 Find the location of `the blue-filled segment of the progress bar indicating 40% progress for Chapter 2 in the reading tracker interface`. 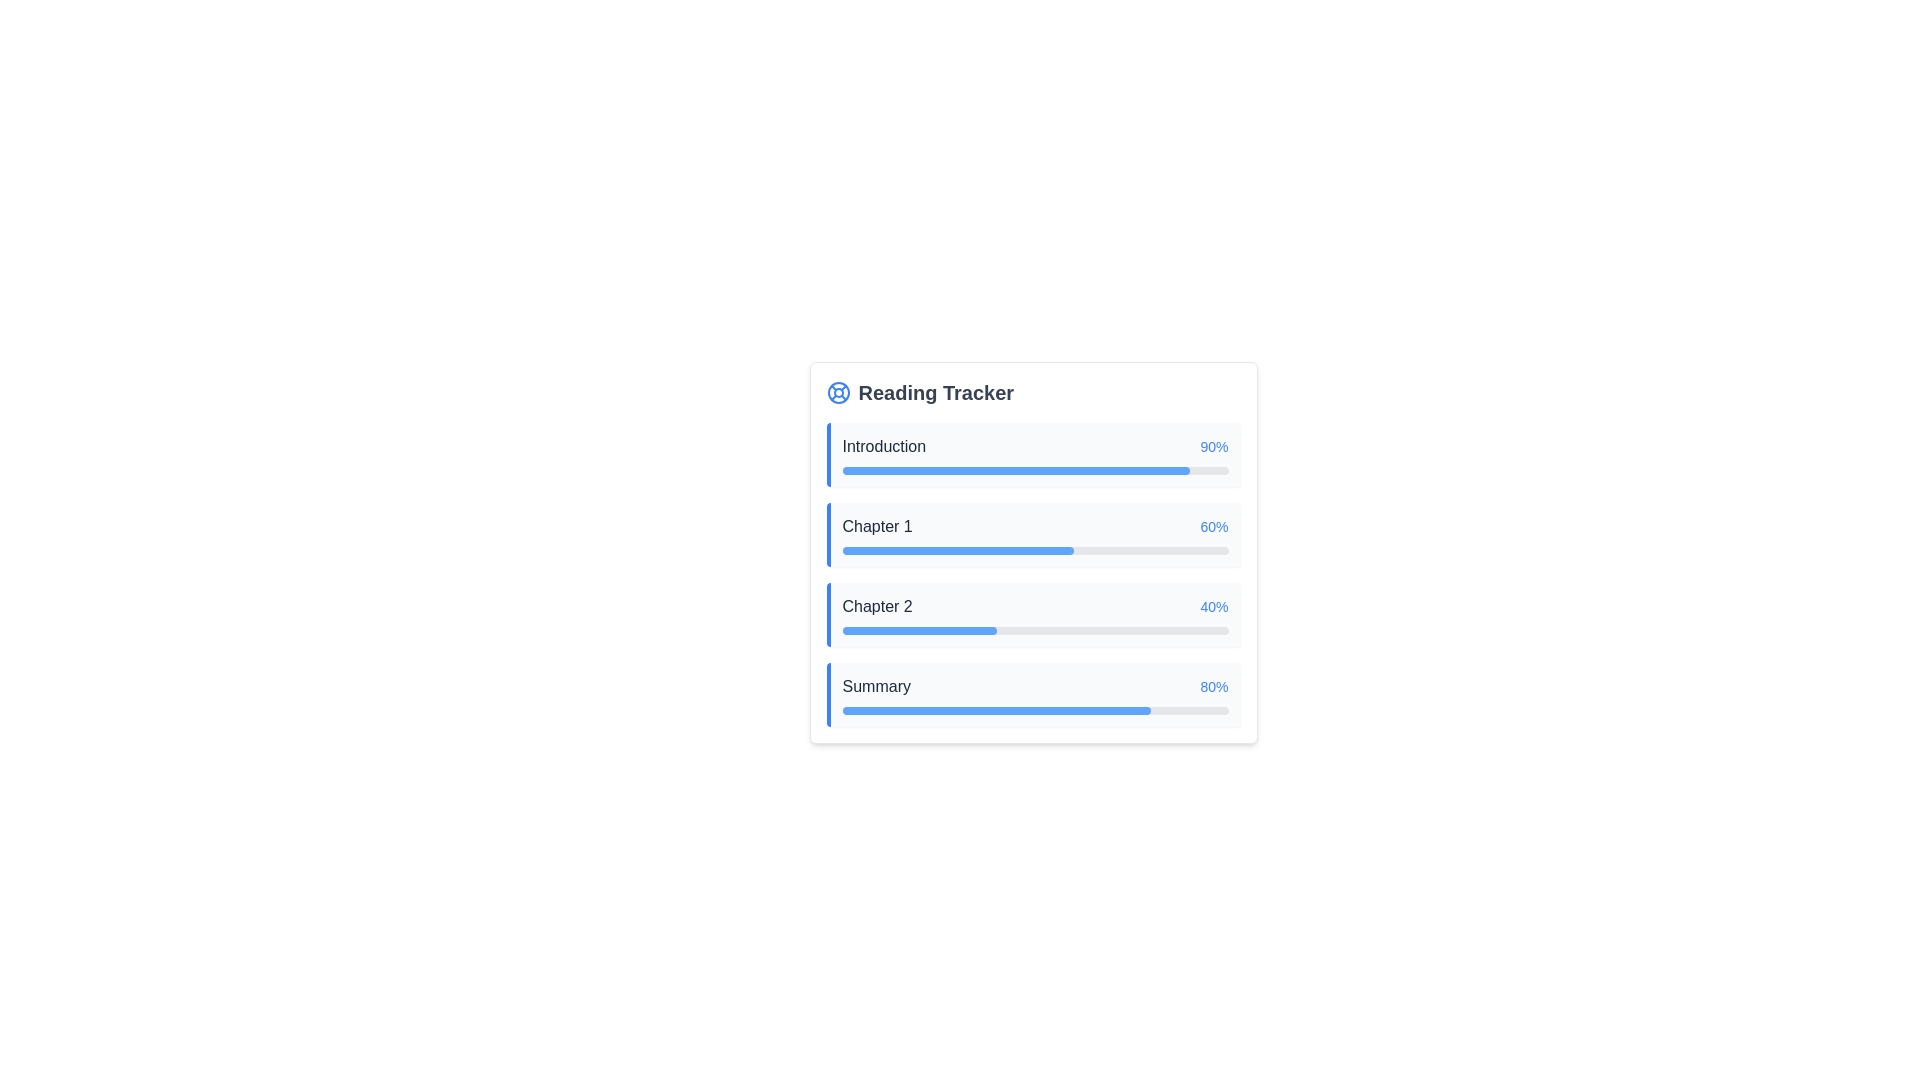

the blue-filled segment of the progress bar indicating 40% progress for Chapter 2 in the reading tracker interface is located at coordinates (918, 631).